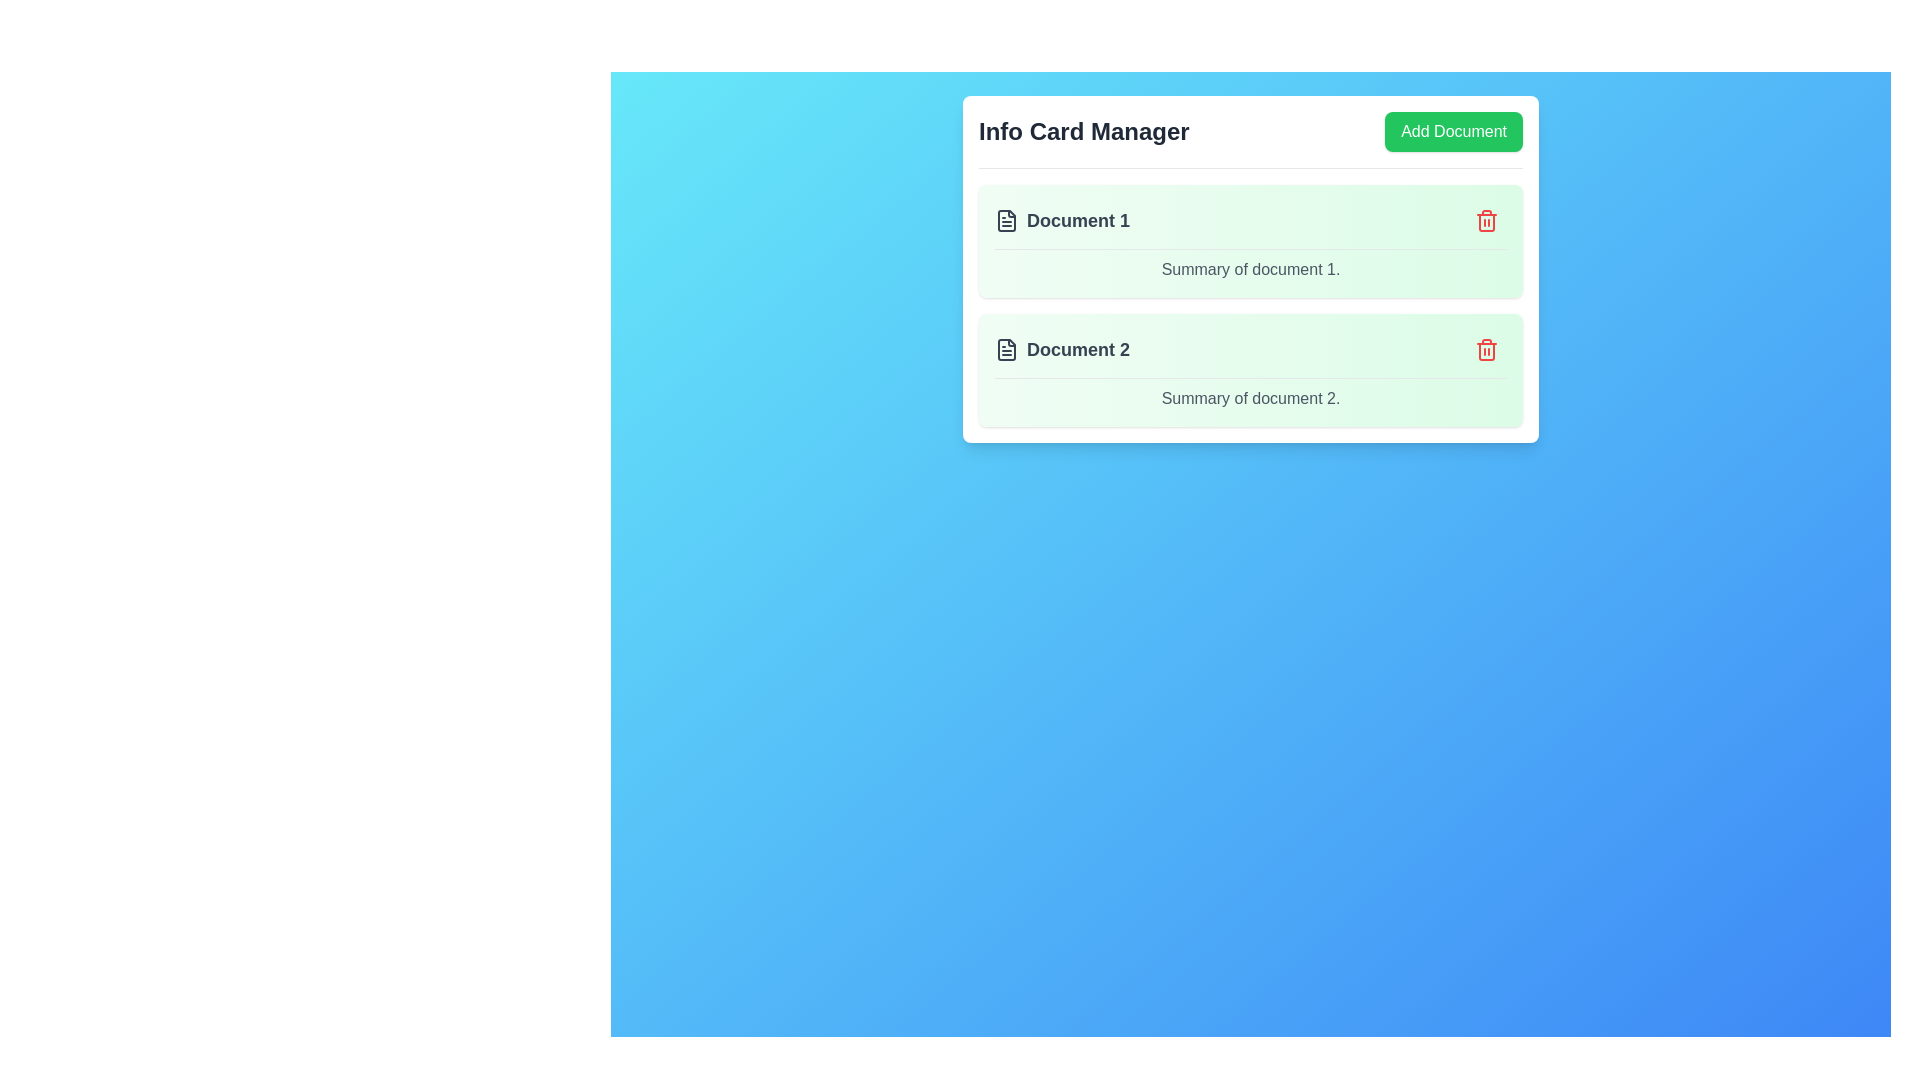 The image size is (1920, 1080). What do you see at coordinates (1007, 220) in the screenshot?
I see `the document icon, which is a minimalistic vectorized representation of a document with a folded corner, located near the 'Document 1' text in the top section of a card format` at bounding box center [1007, 220].